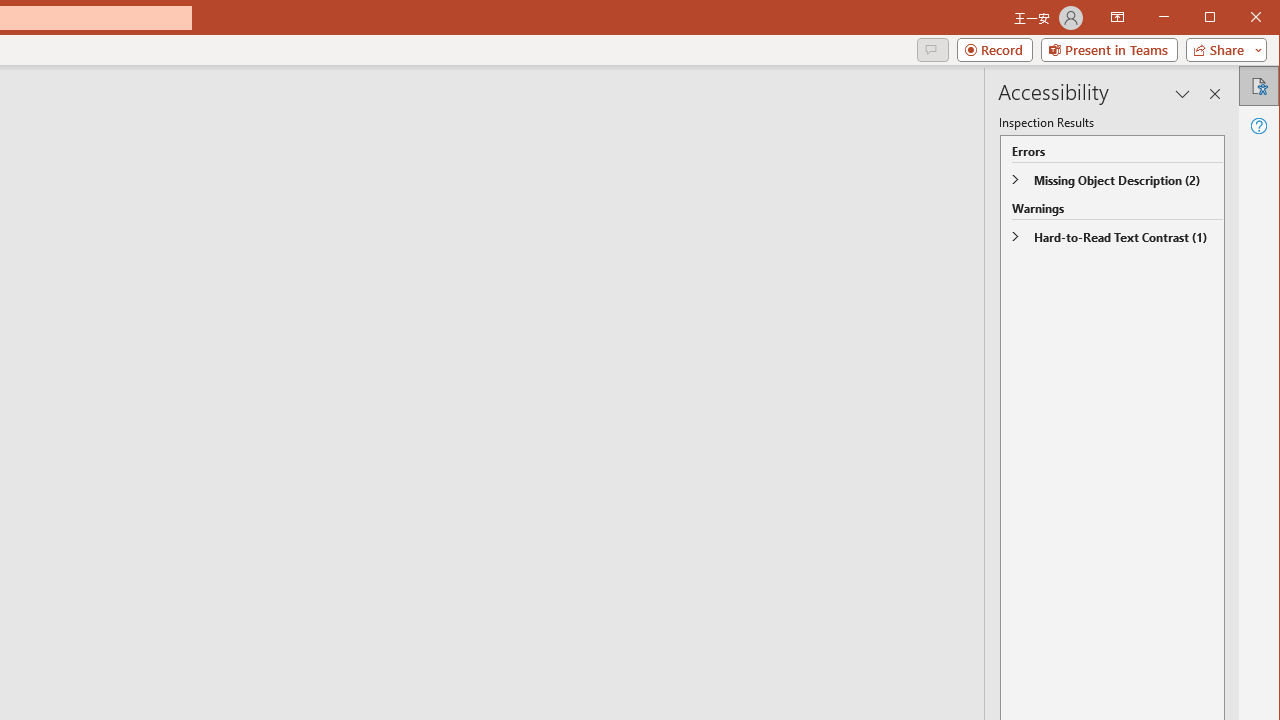 Image resolution: width=1280 pixels, height=720 pixels. Describe the element at coordinates (995, 49) in the screenshot. I see `'Record'` at that location.